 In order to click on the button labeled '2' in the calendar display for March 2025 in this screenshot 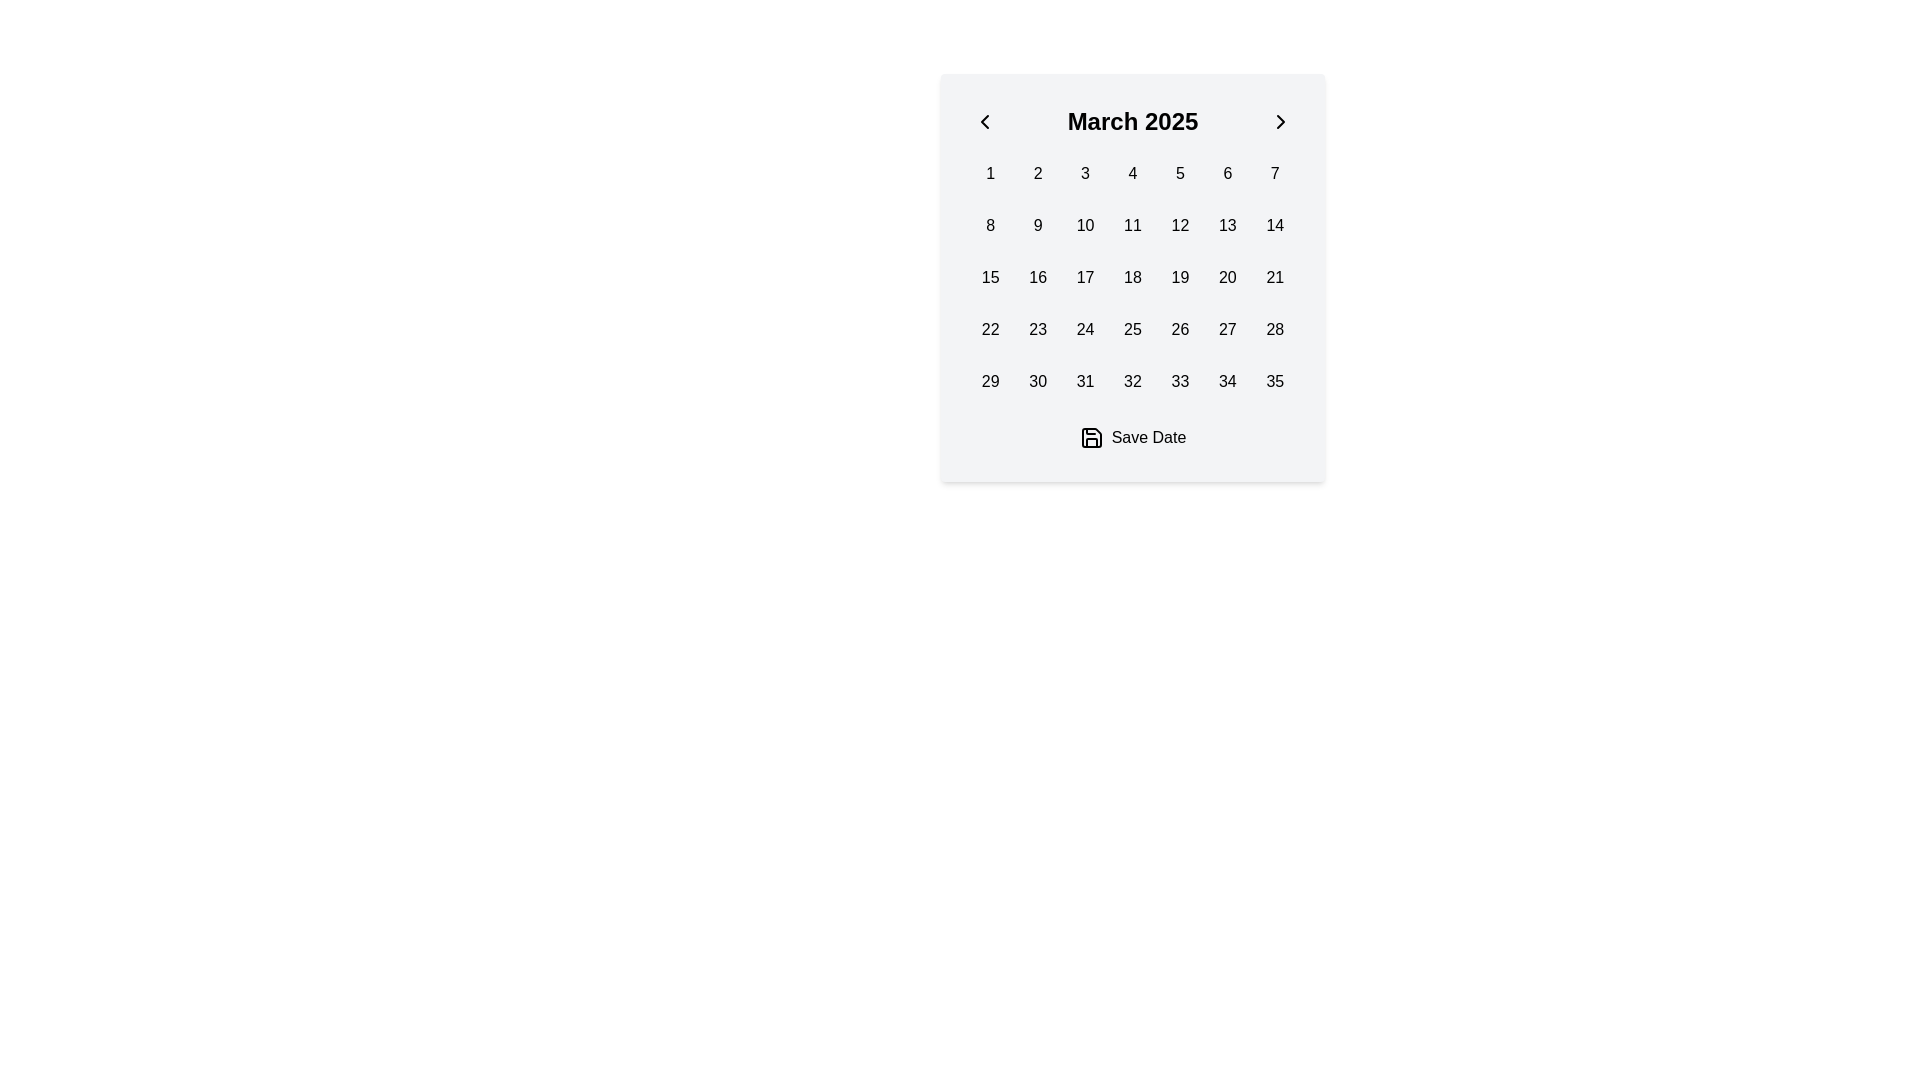, I will do `click(1037, 172)`.